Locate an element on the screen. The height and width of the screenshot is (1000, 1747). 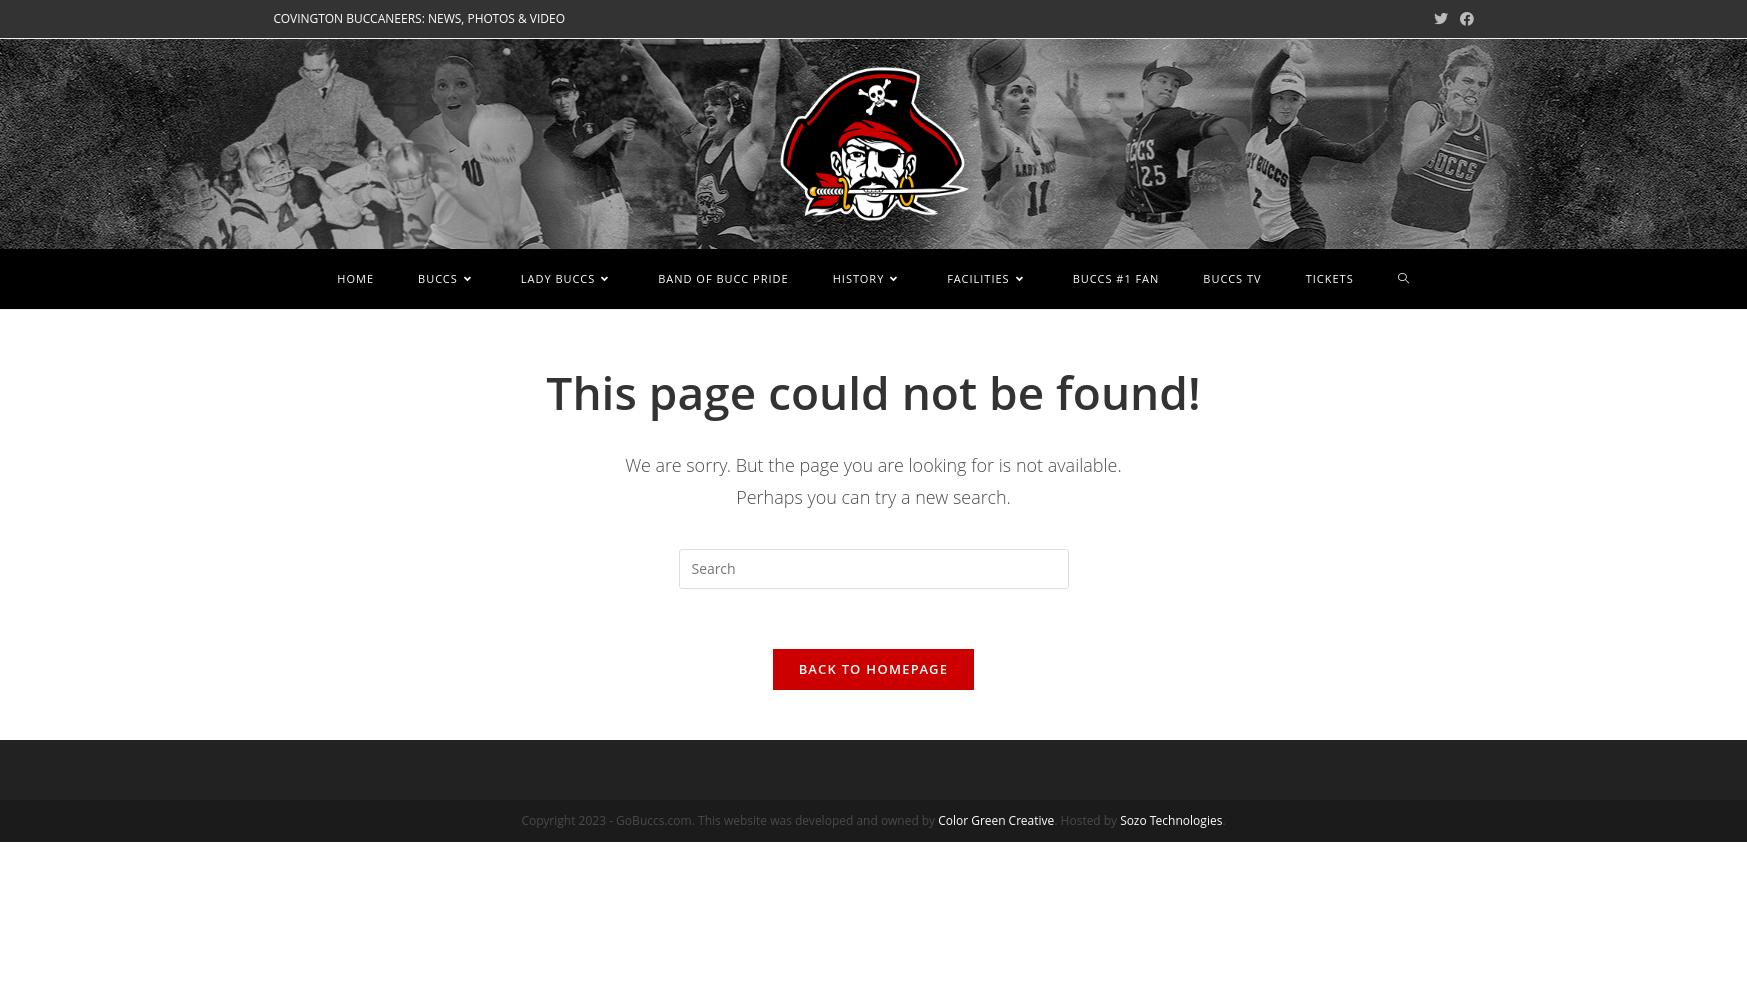
'.' is located at coordinates (1223, 818).